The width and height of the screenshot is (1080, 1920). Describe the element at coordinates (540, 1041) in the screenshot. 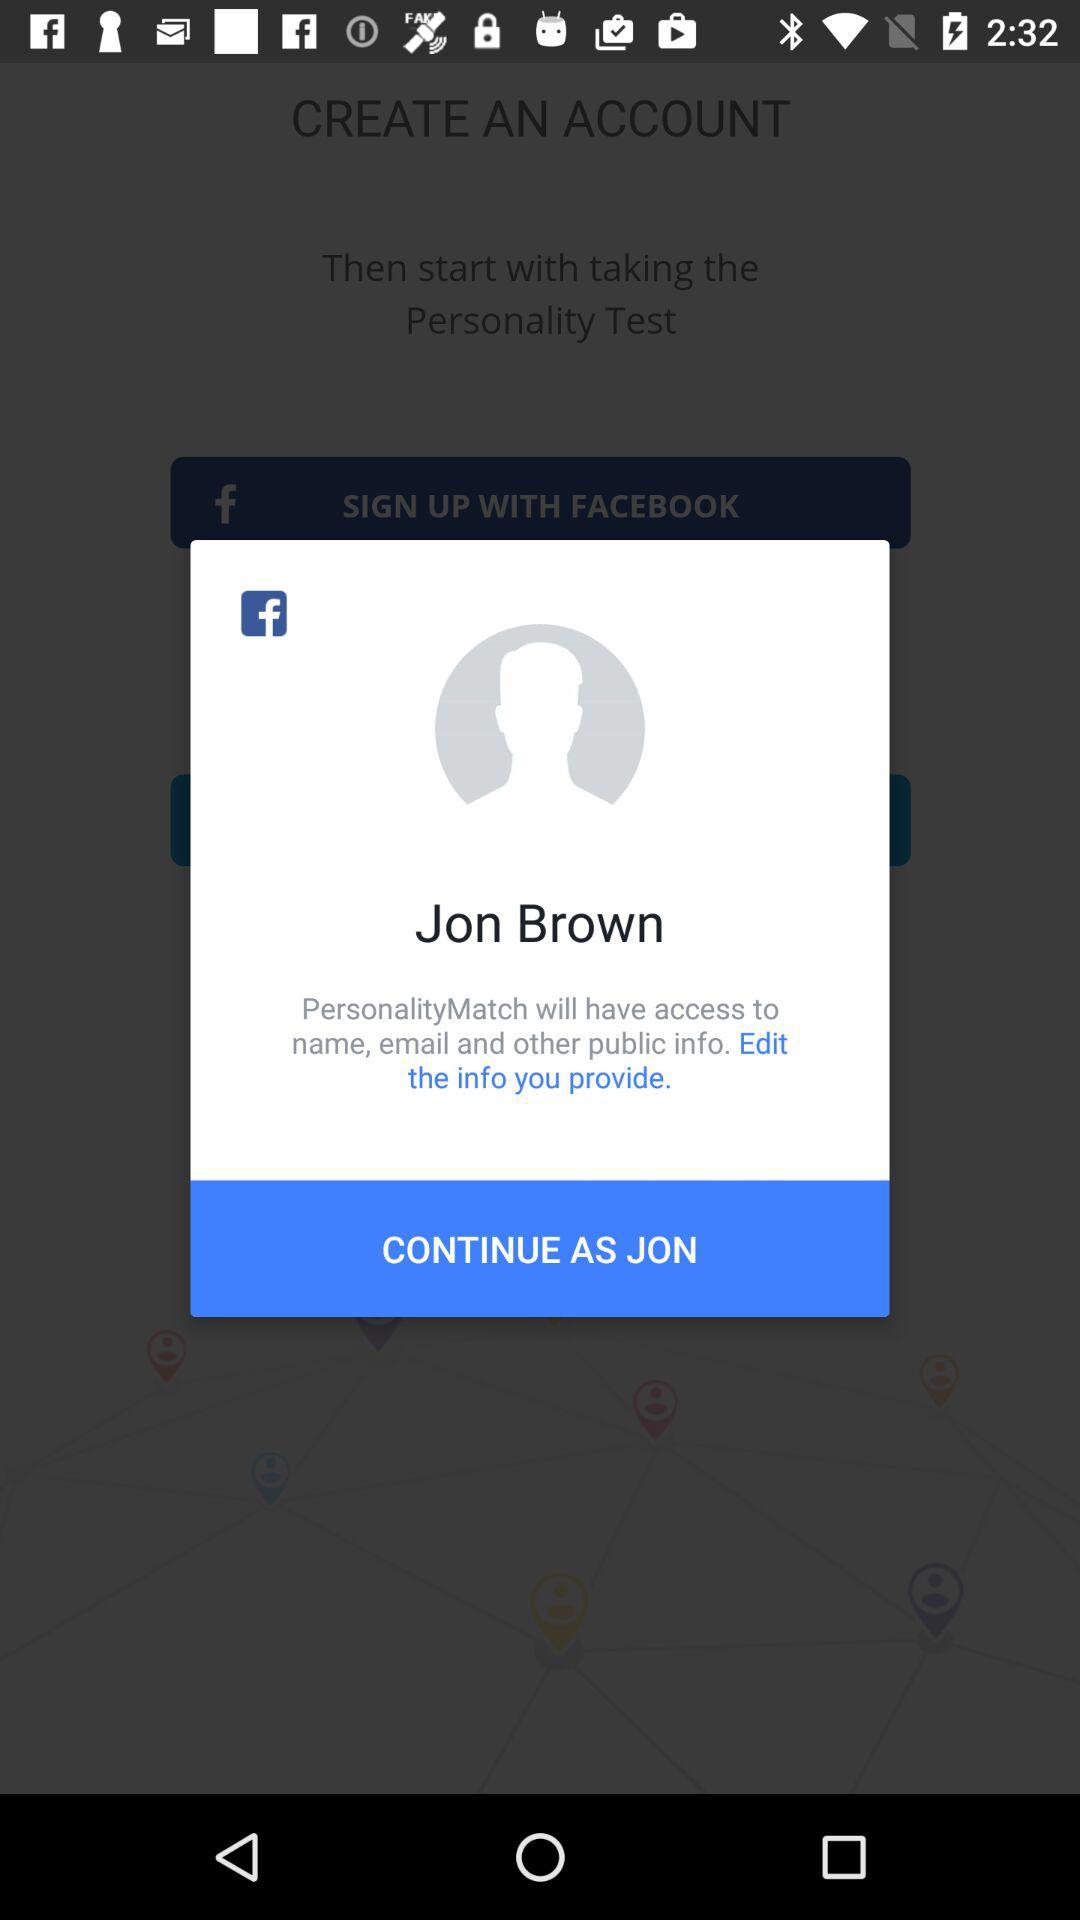

I see `personalitymatch will have icon` at that location.